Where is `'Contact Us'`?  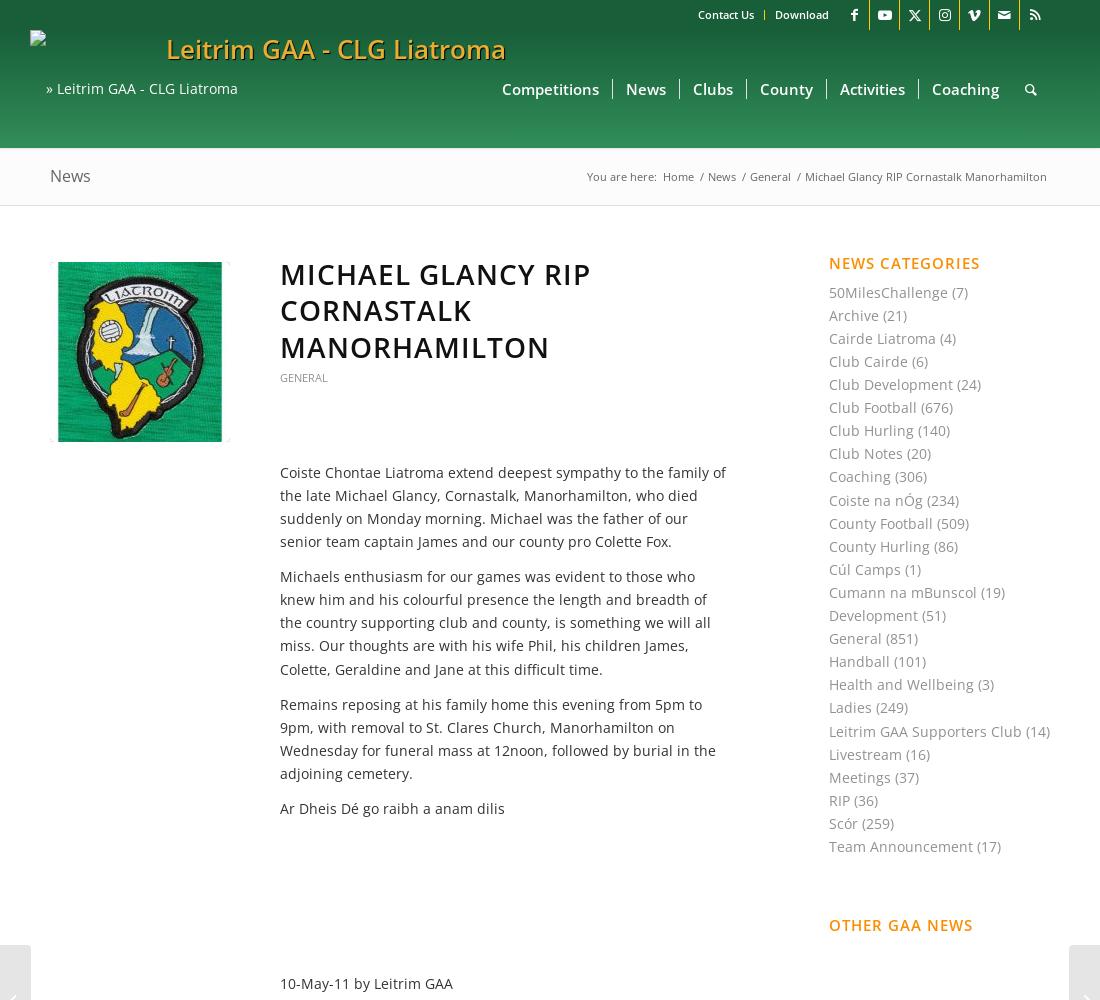
'Contact Us' is located at coordinates (725, 14).